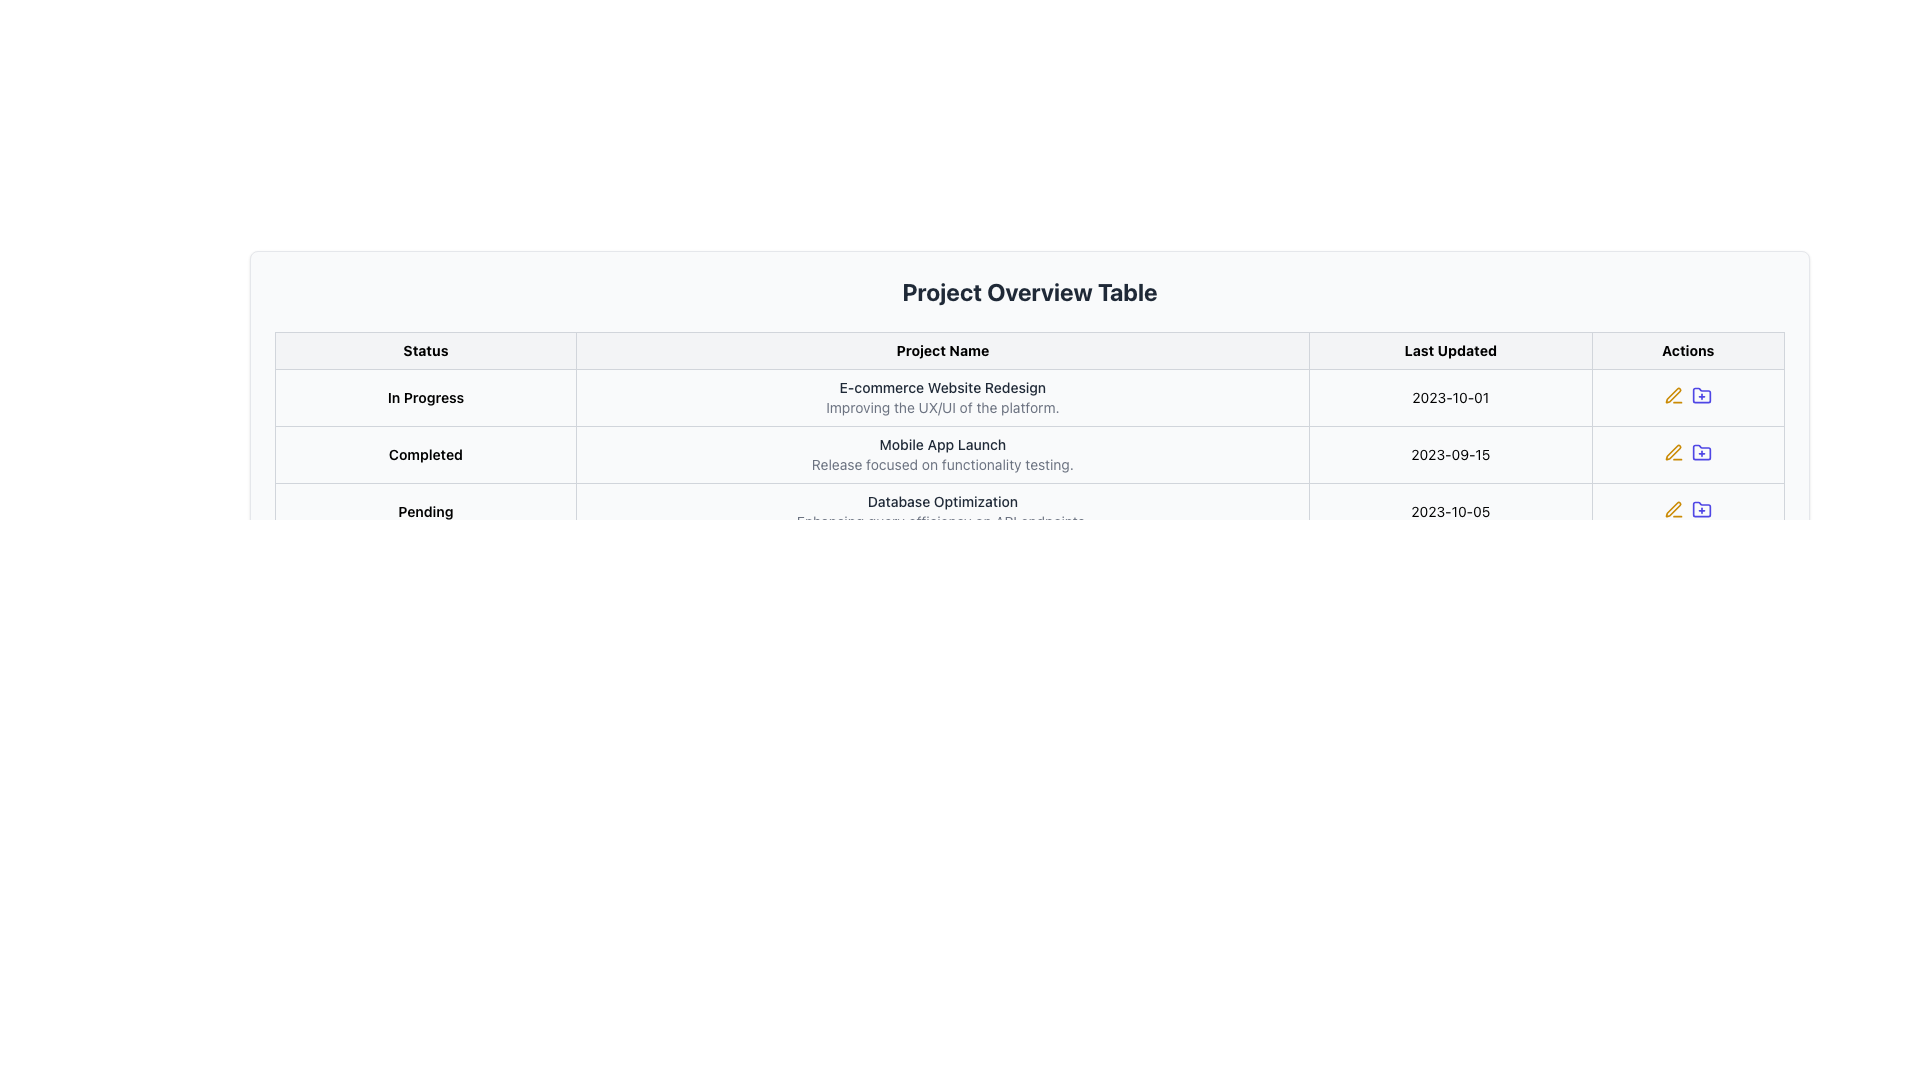 This screenshot has height=1080, width=1920. What do you see at coordinates (1701, 395) in the screenshot?
I see `the plus icon in the top row of the 'Actions' column, which is represented by a folder with a plus sign in blue line art` at bounding box center [1701, 395].